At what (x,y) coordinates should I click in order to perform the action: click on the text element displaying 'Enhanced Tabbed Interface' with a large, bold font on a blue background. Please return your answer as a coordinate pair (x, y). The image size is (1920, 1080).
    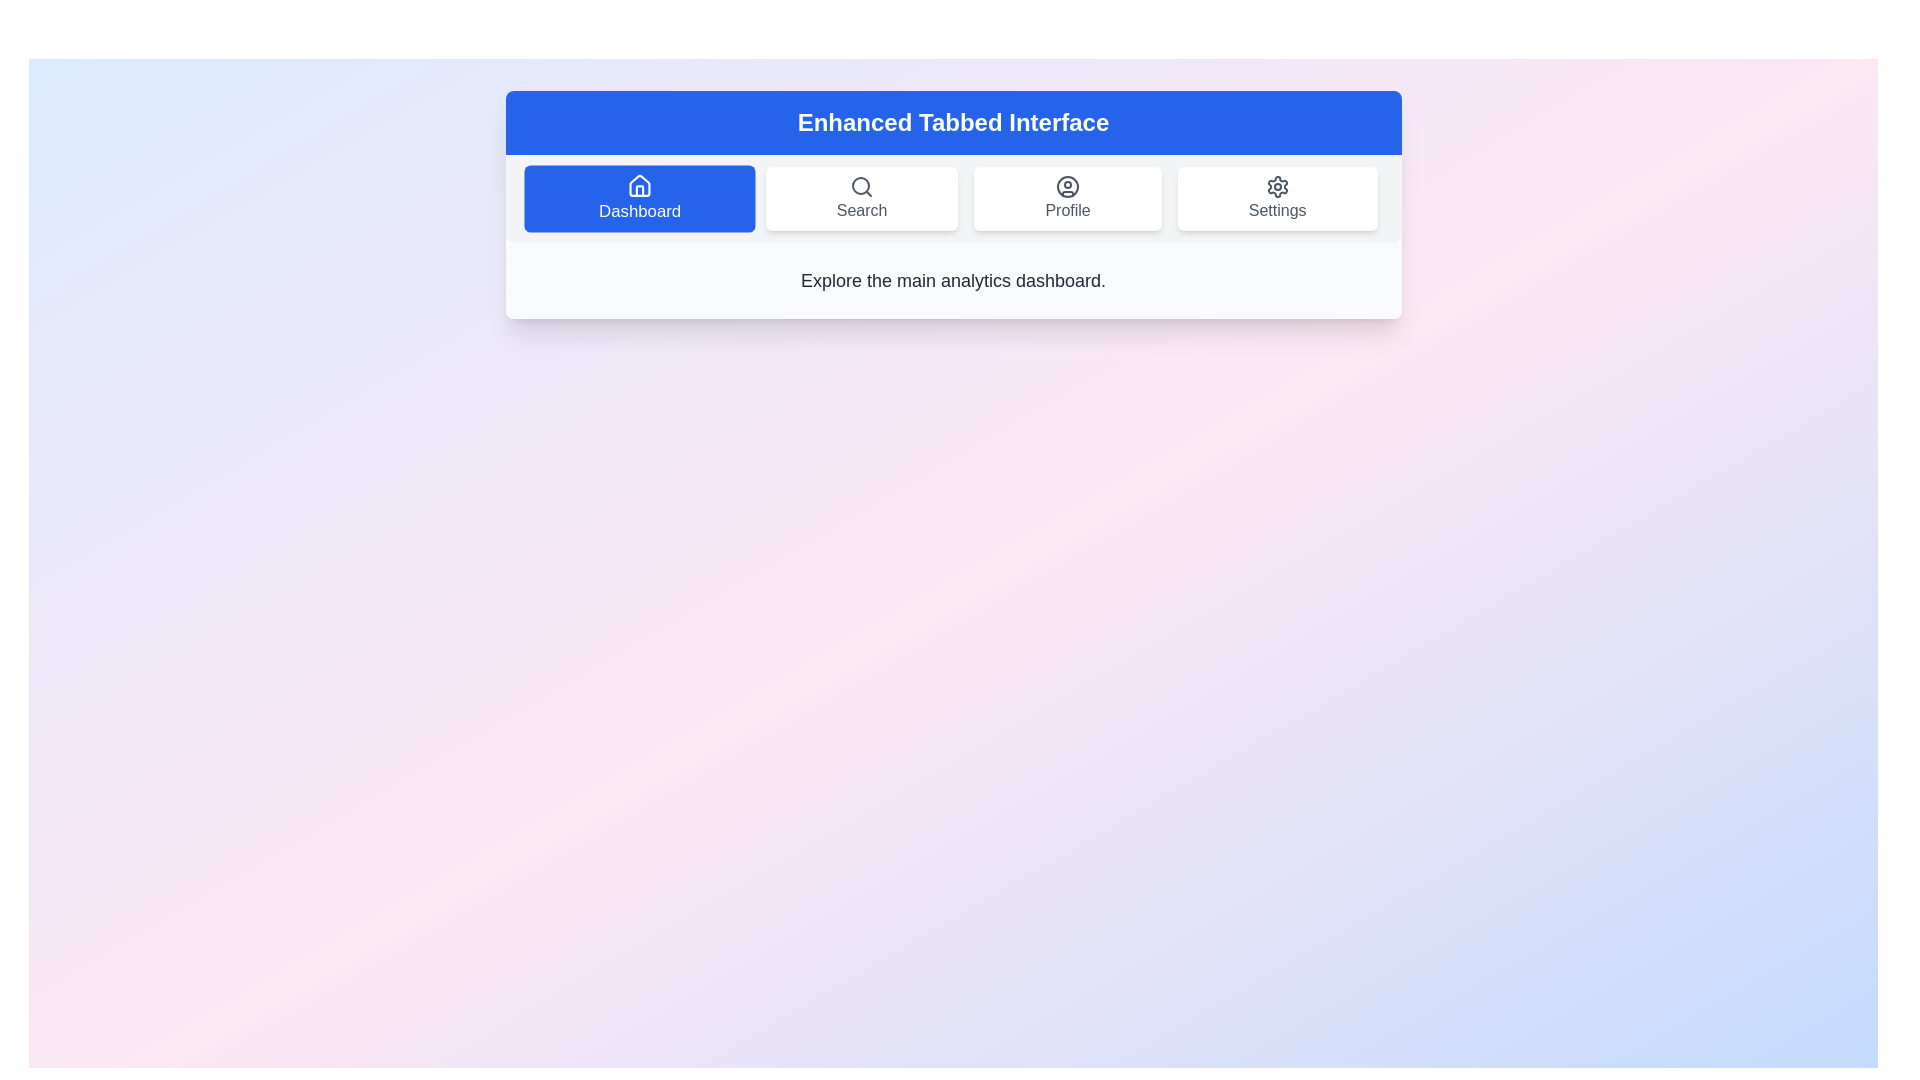
    Looking at the image, I should click on (952, 123).